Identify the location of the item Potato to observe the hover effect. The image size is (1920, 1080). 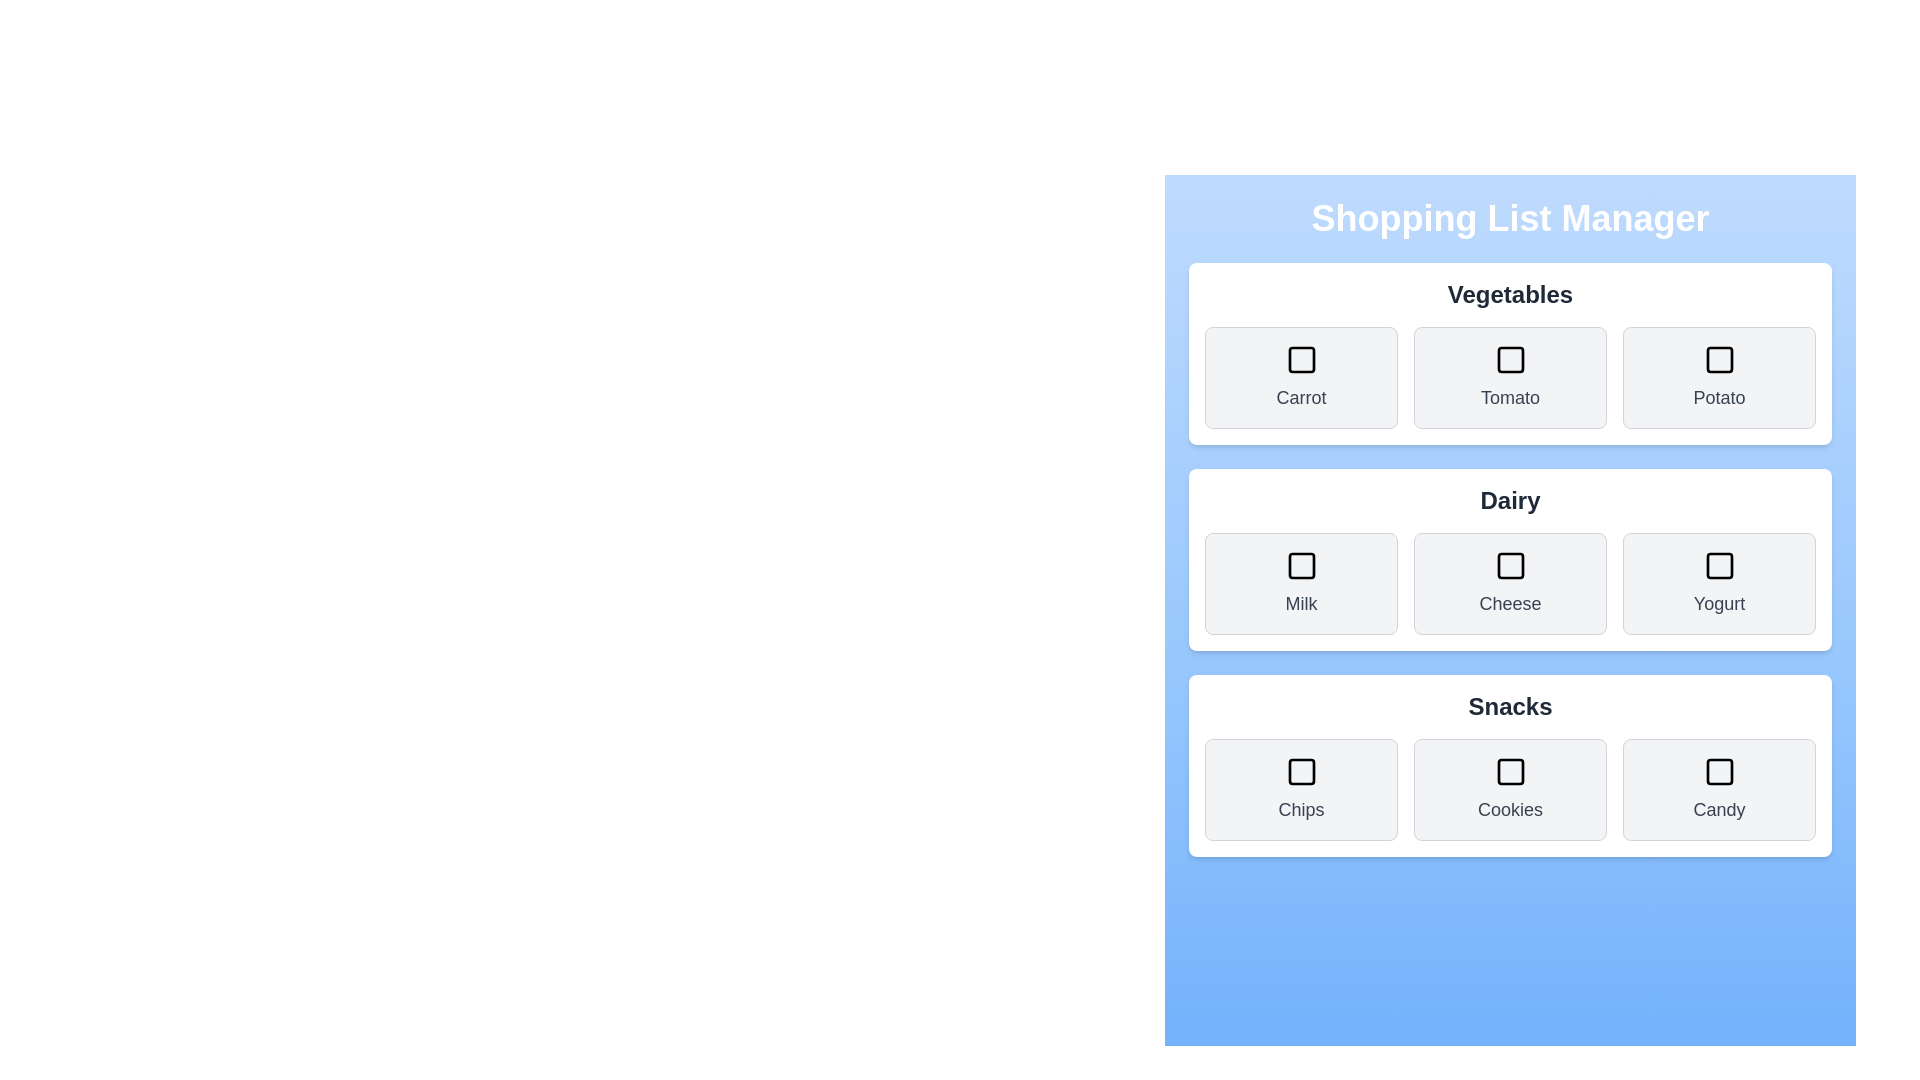
(1718, 378).